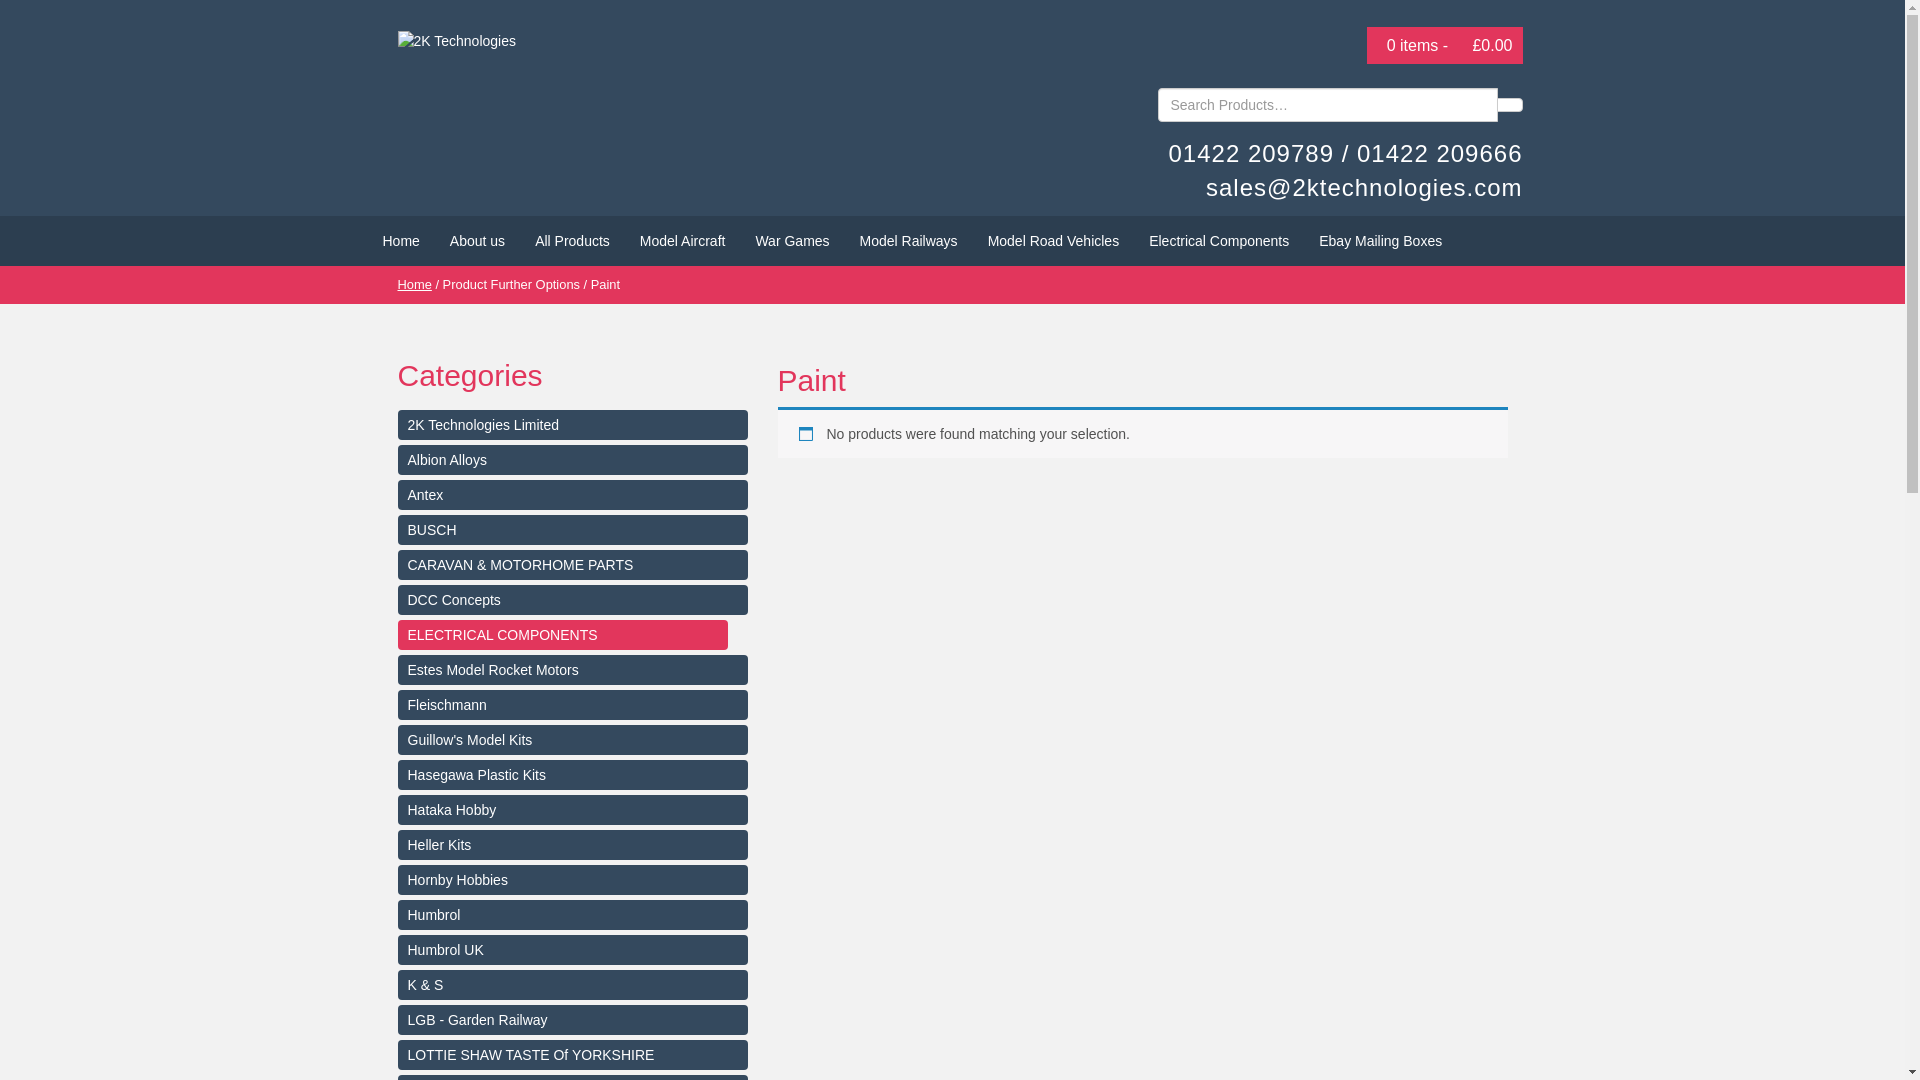  I want to click on 'Albion Alloys', so click(571, 459).